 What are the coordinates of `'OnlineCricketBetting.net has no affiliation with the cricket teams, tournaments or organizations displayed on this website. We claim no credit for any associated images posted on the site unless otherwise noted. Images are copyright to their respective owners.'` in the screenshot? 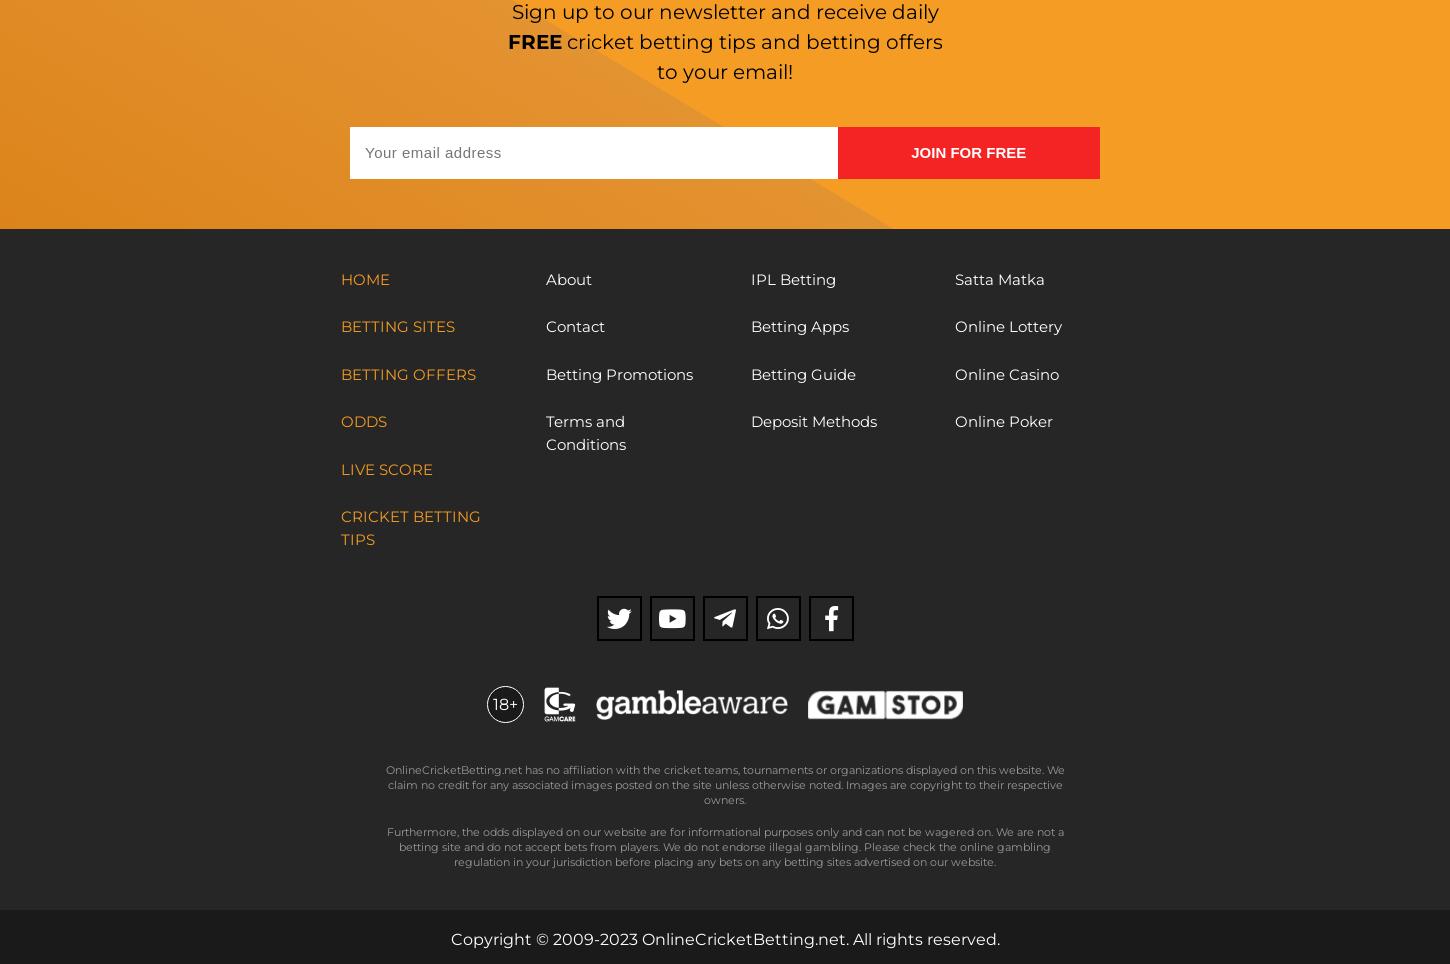 It's located at (723, 784).